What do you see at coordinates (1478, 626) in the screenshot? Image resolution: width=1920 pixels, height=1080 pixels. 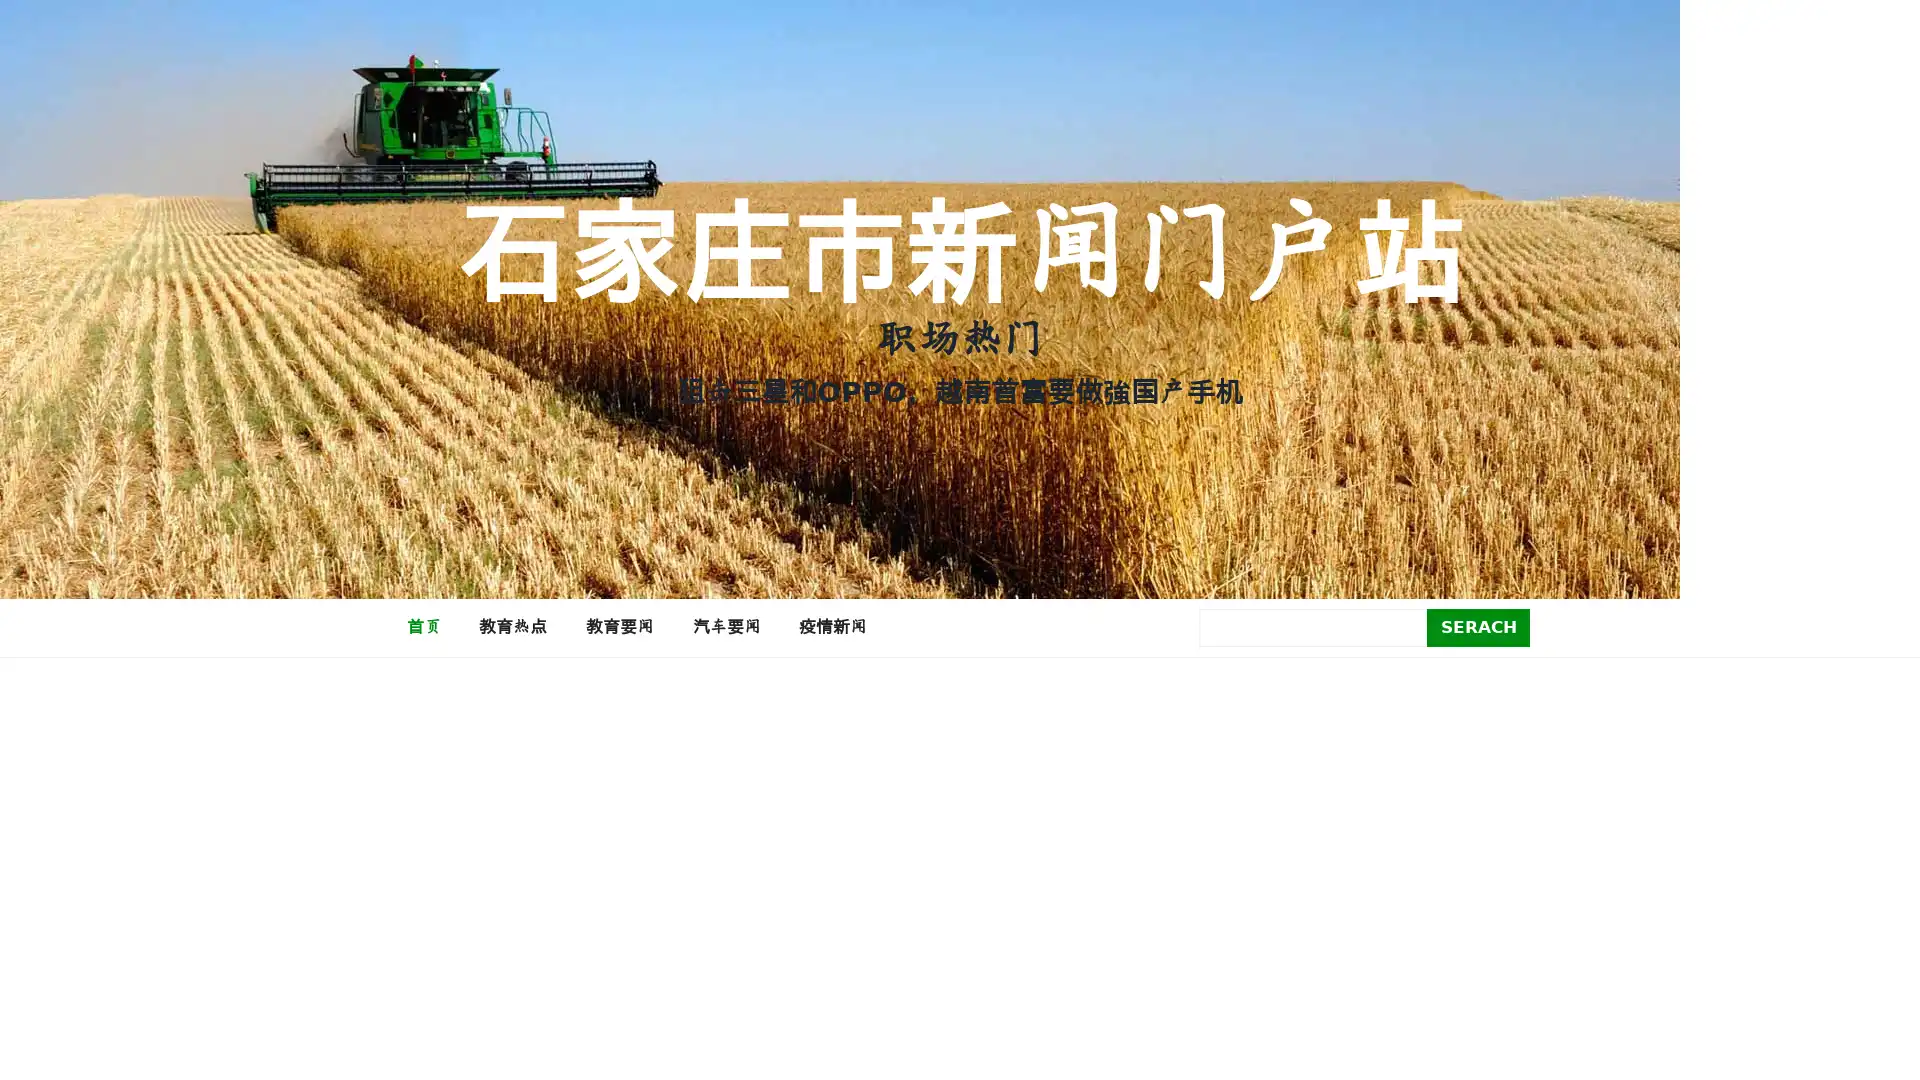 I see `serach` at bounding box center [1478, 626].